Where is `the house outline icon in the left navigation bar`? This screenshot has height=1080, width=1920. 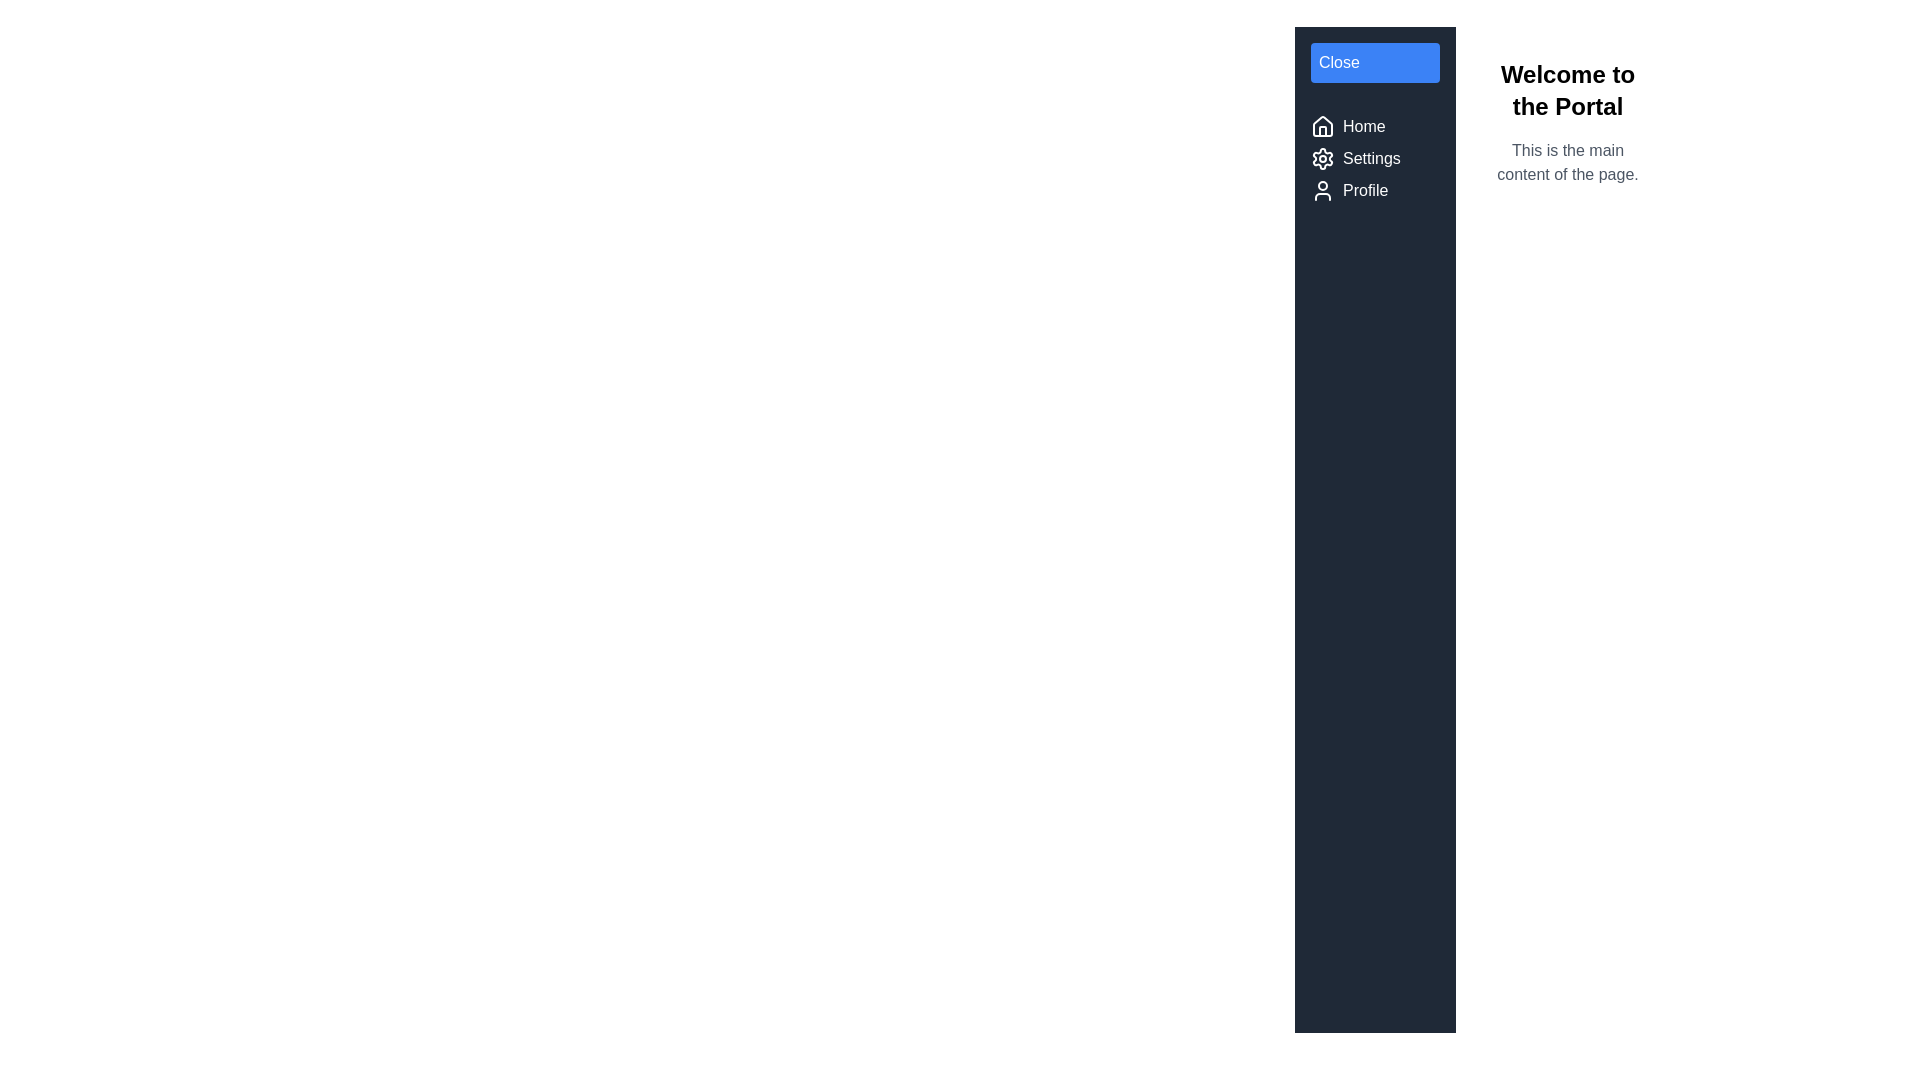
the house outline icon in the left navigation bar is located at coordinates (1323, 127).